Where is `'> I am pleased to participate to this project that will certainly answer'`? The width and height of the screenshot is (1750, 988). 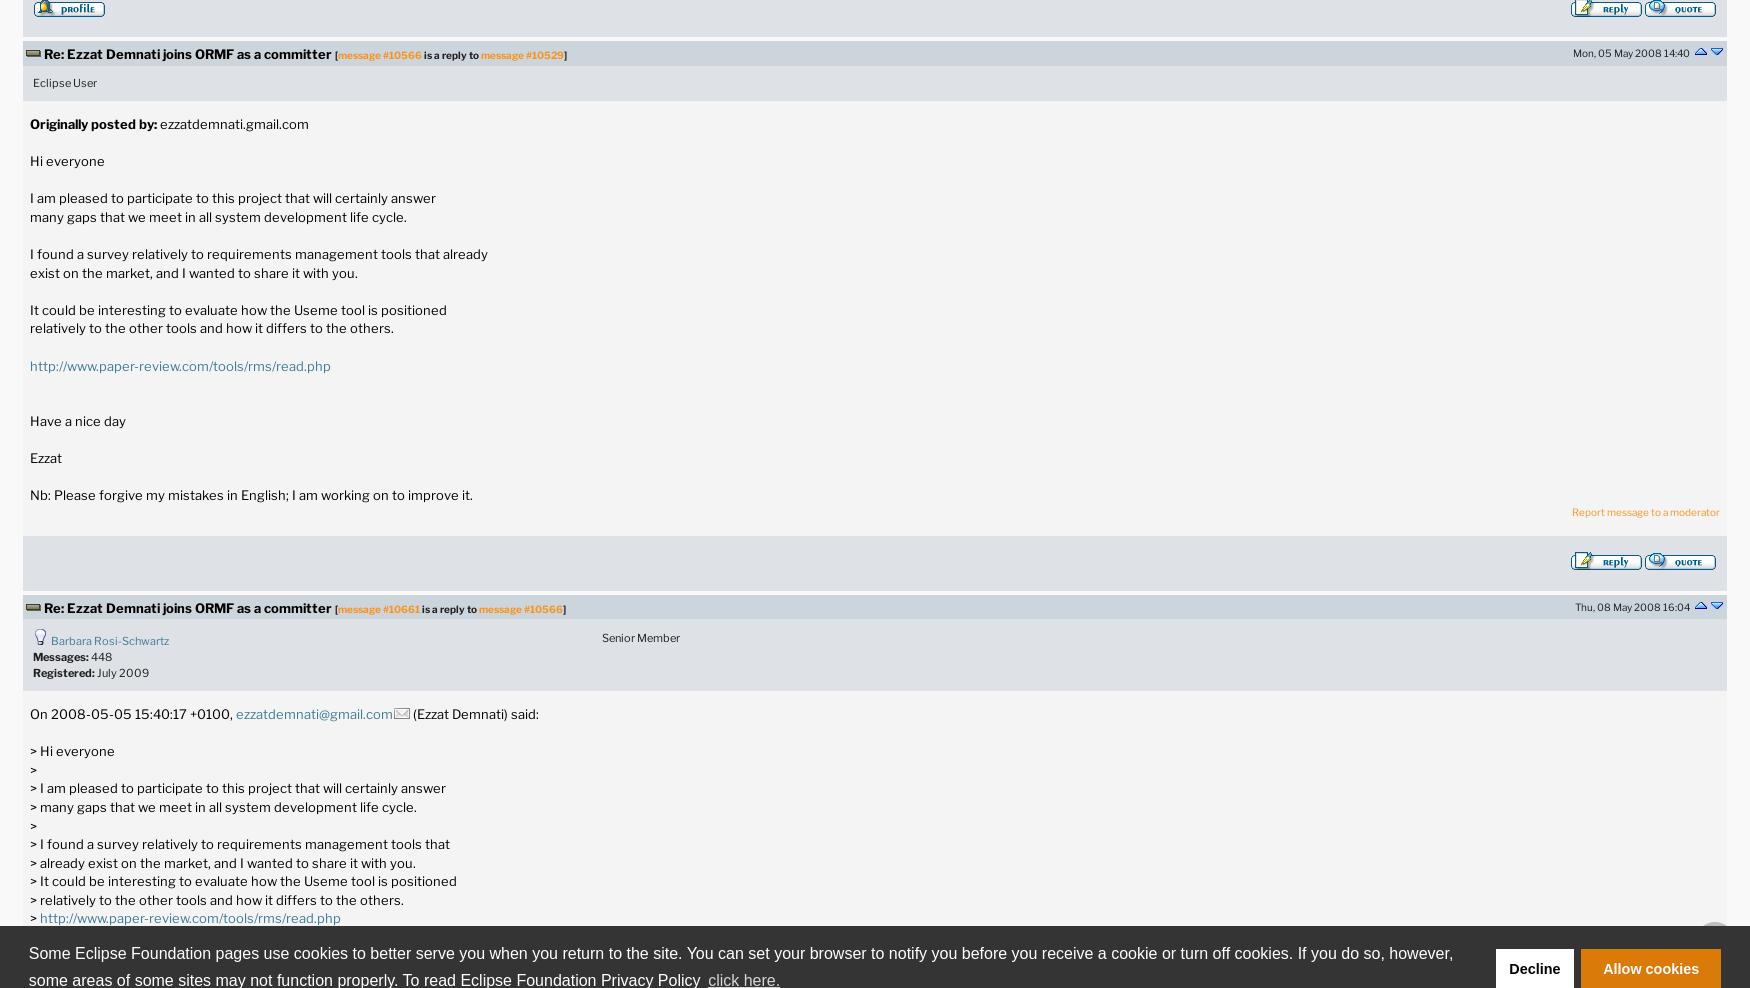 '> I am pleased to participate to this project that will certainly answer' is located at coordinates (28, 787).